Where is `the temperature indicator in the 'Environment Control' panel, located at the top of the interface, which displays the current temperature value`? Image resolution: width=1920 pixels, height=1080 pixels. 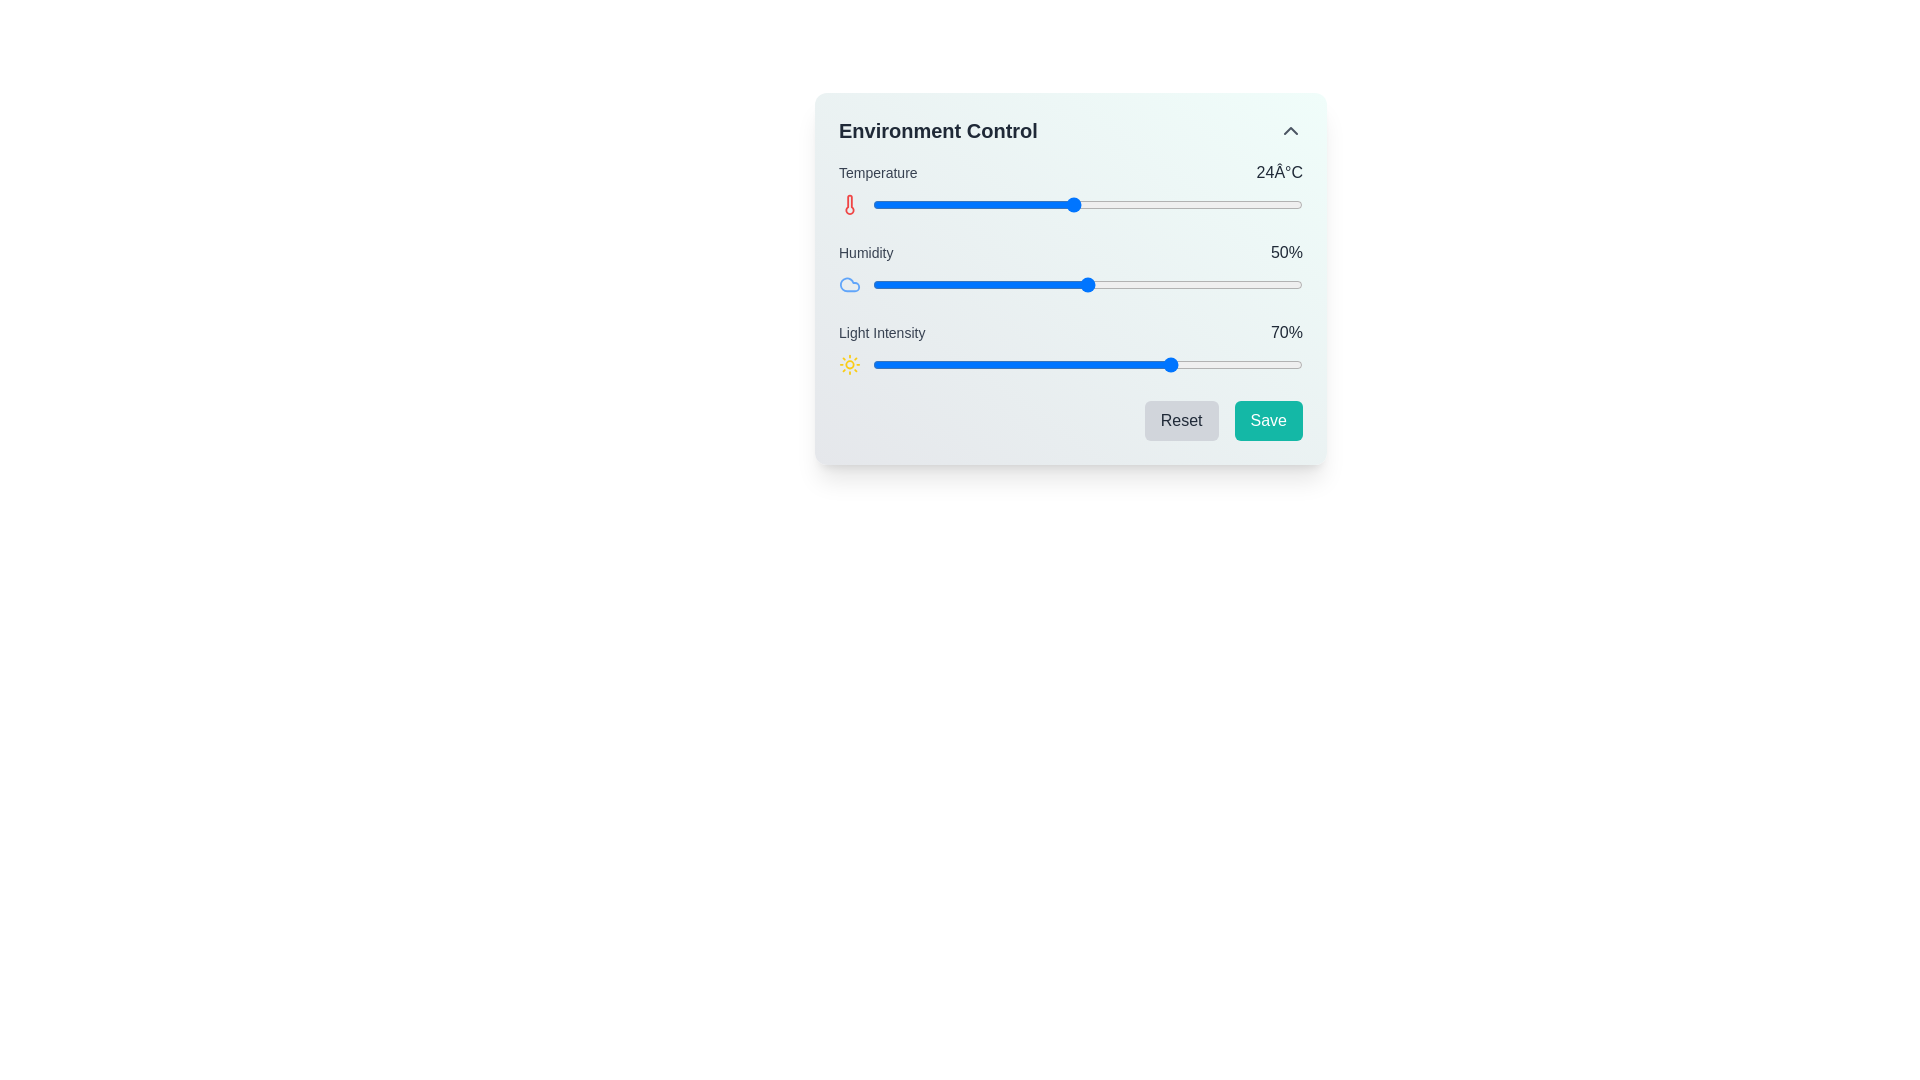
the temperature indicator in the 'Environment Control' panel, located at the top of the interface, which displays the current temperature value is located at coordinates (1069, 172).